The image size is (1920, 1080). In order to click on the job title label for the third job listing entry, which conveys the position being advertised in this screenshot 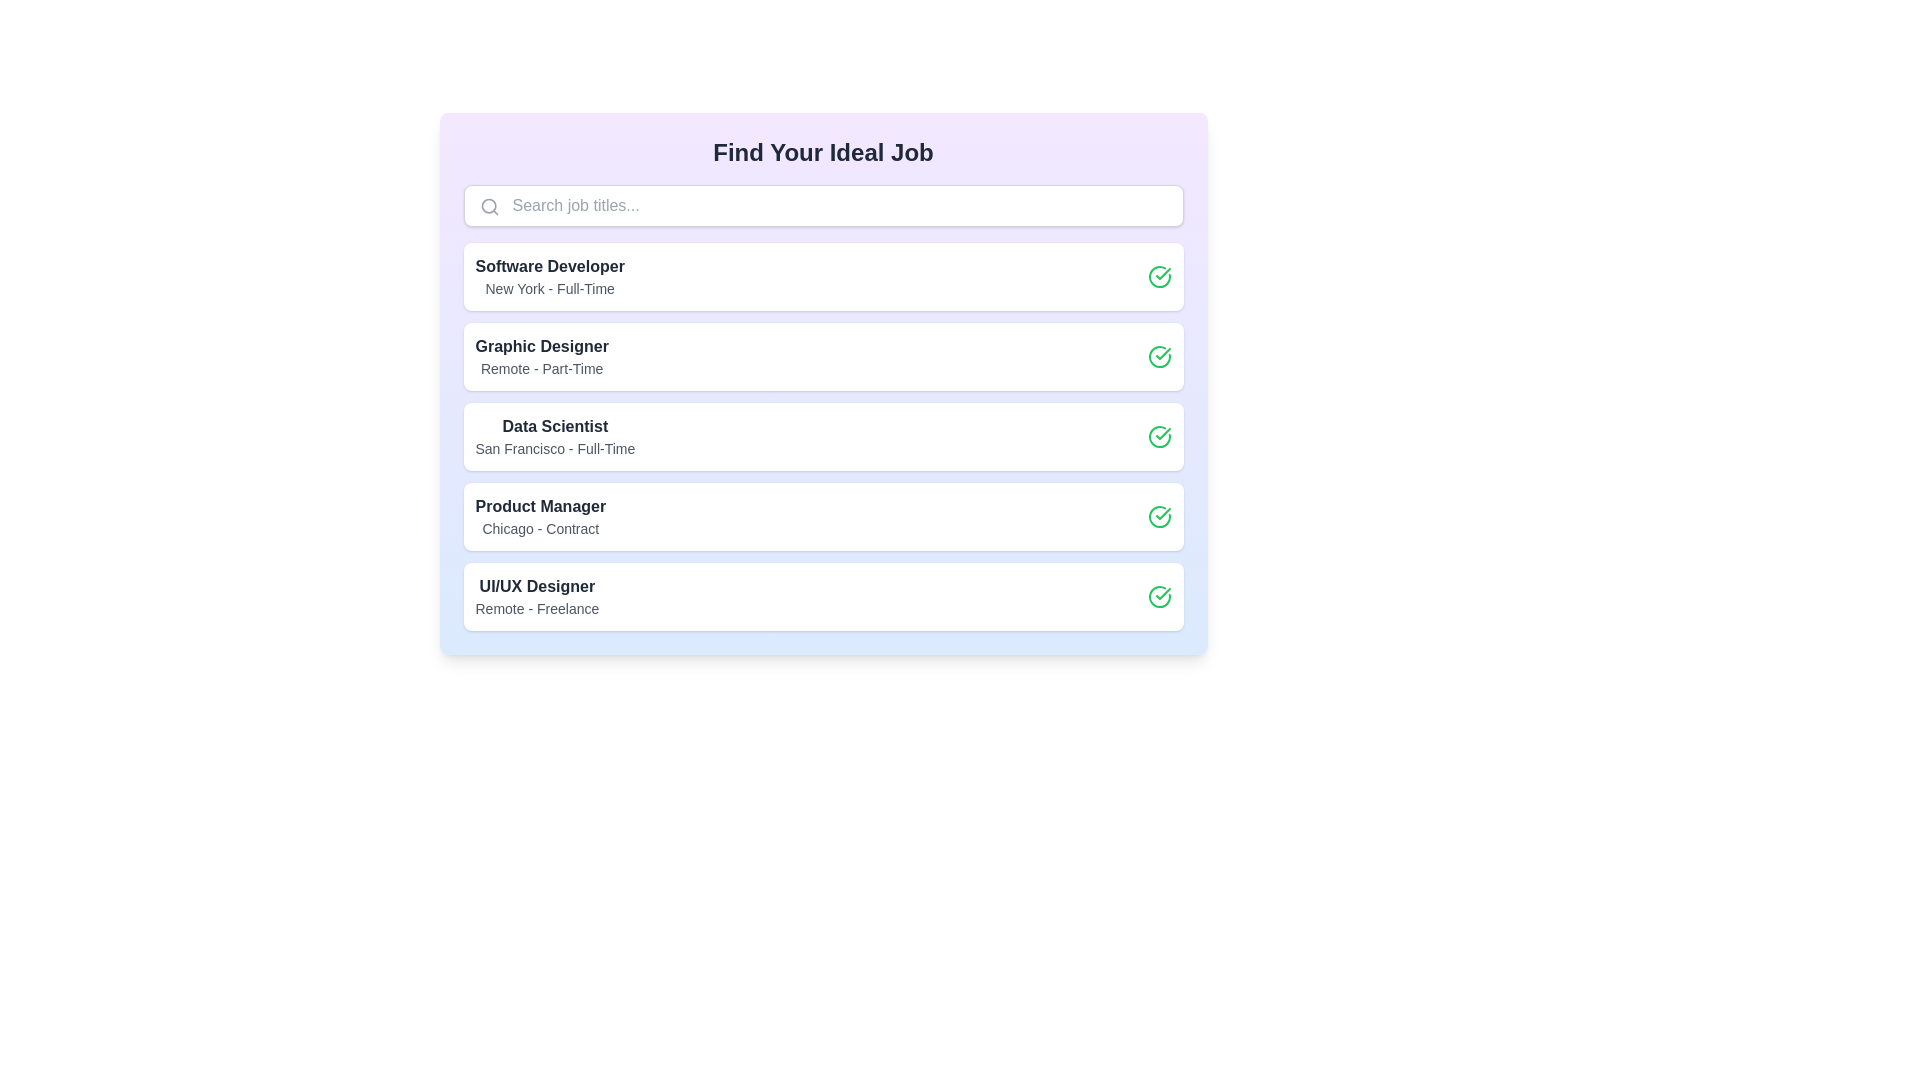, I will do `click(555, 426)`.